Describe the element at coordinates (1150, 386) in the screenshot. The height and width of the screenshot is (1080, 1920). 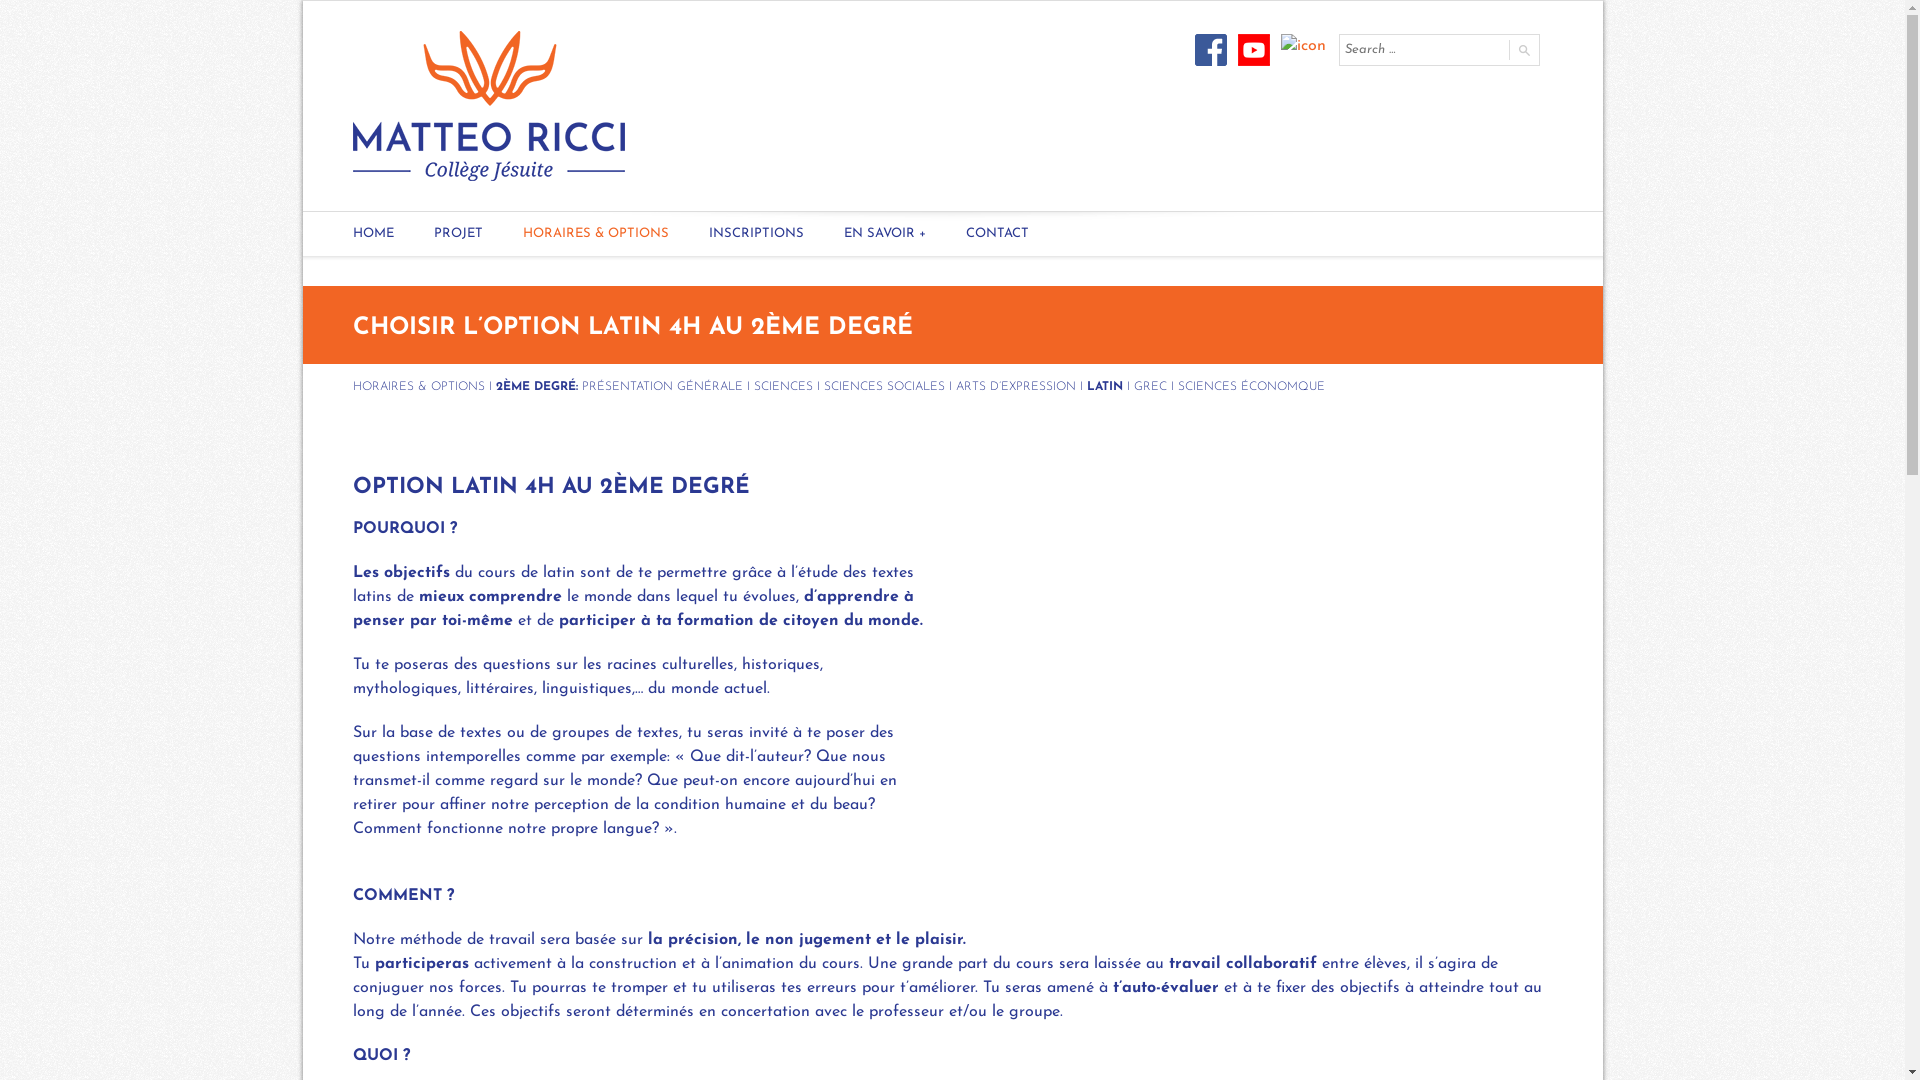
I see `'GREC'` at that location.